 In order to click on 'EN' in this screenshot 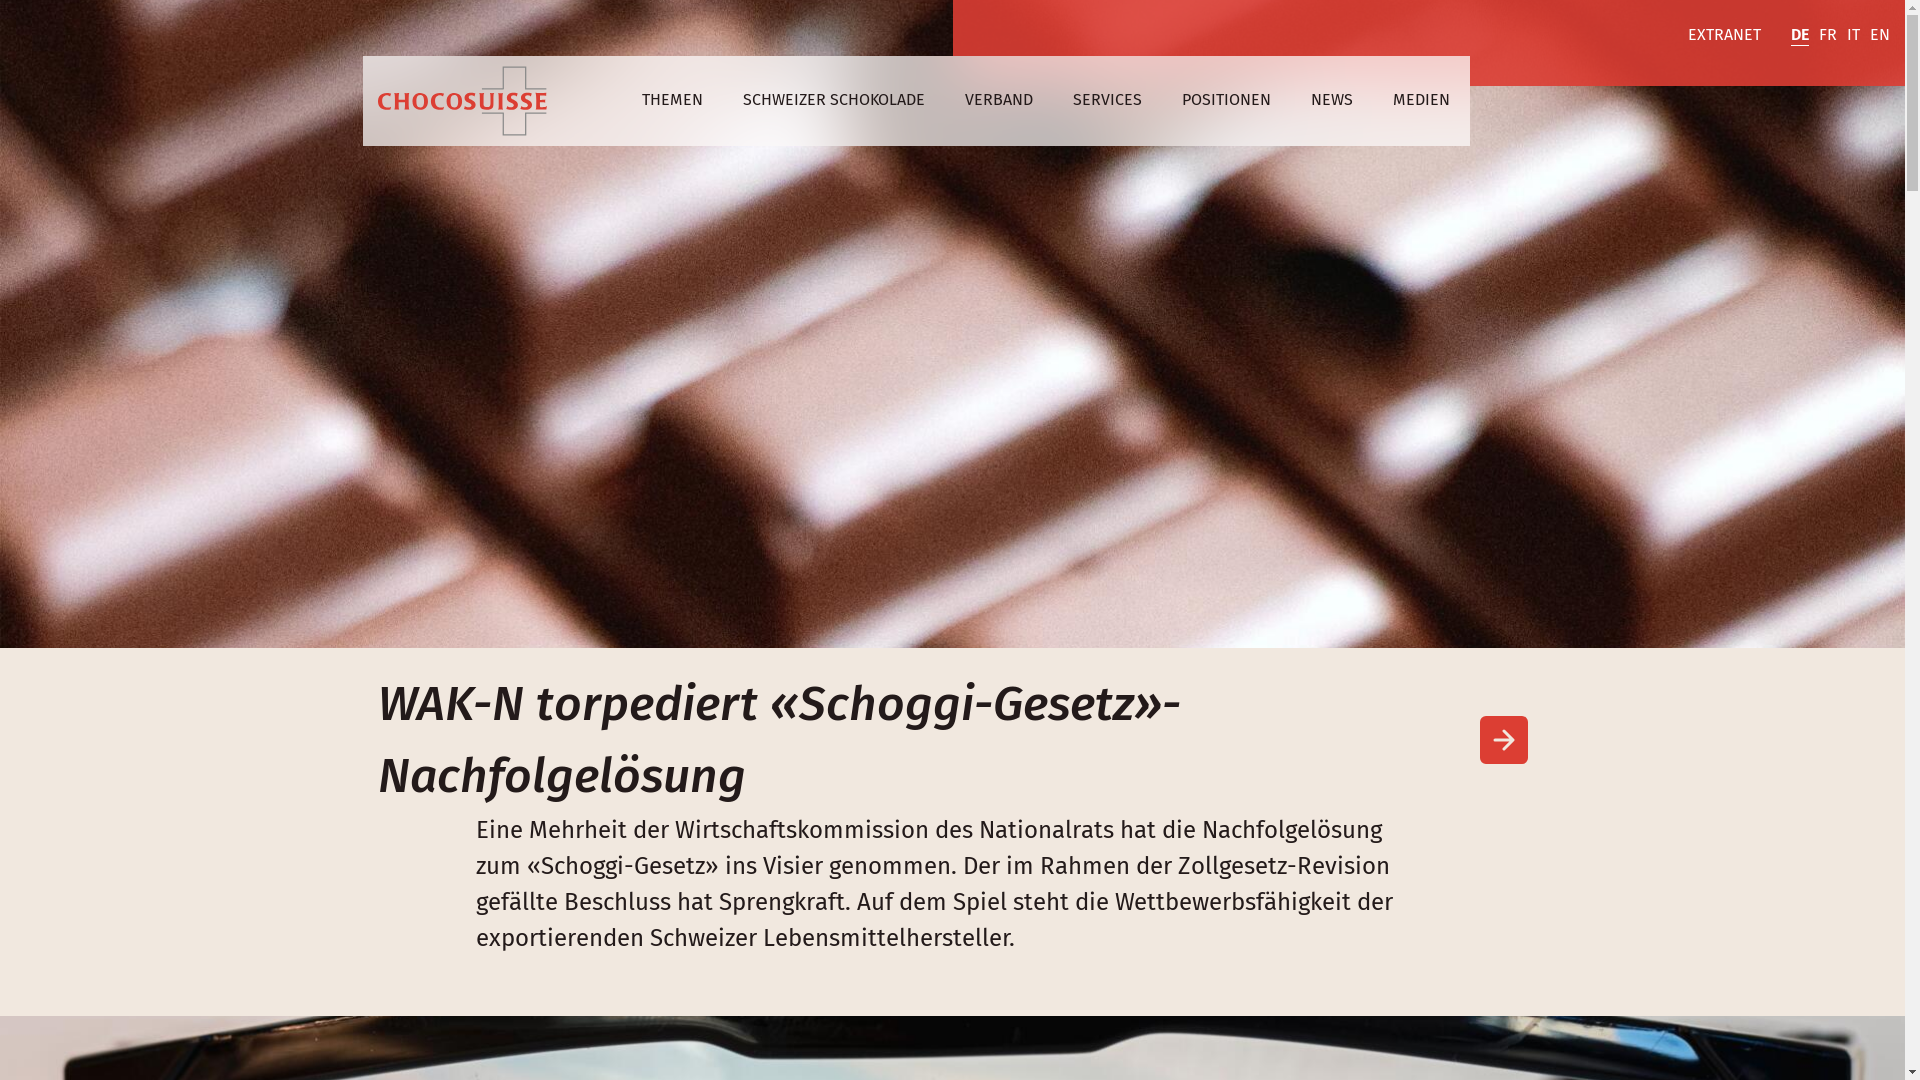, I will do `click(1879, 35)`.